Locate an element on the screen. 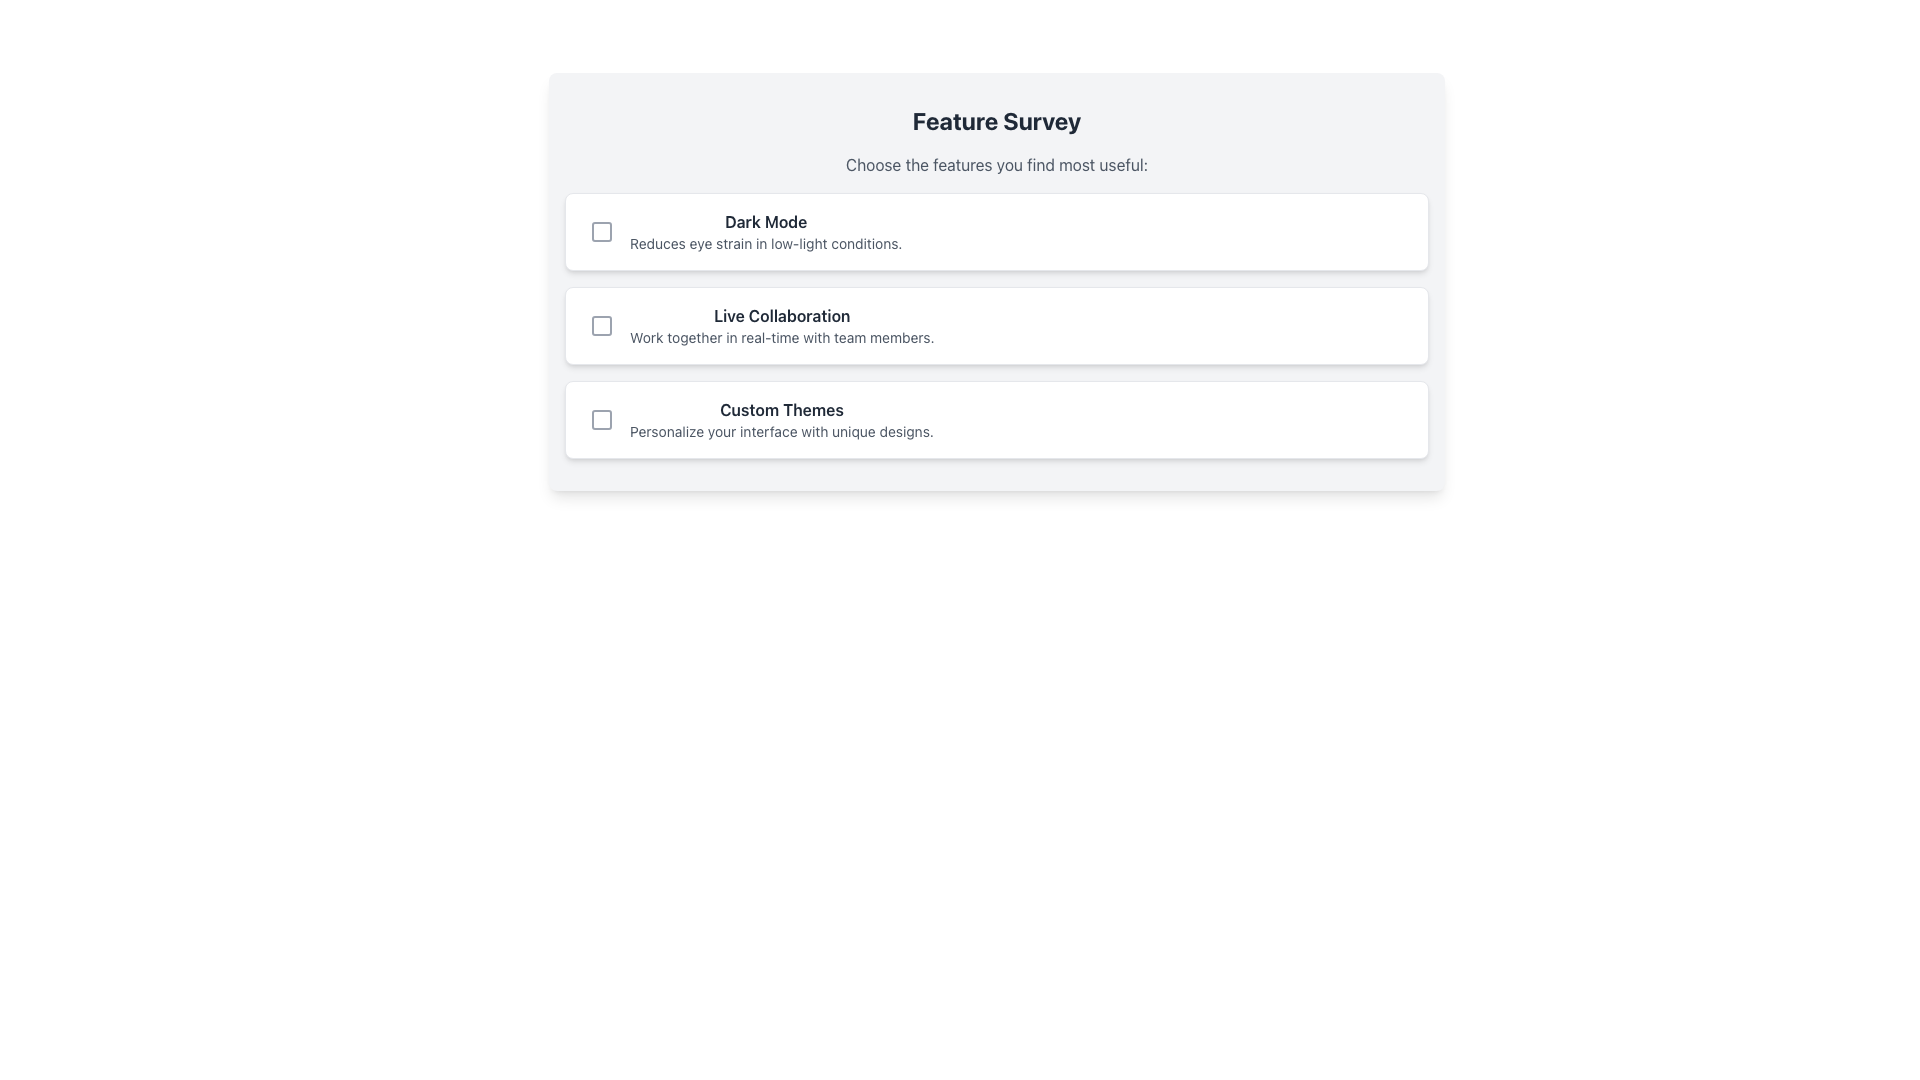 The width and height of the screenshot is (1920, 1080). static text that instructs the user: 'Choose the features you find most useful:' located below the title 'Feature Survey' is located at coordinates (997, 164).